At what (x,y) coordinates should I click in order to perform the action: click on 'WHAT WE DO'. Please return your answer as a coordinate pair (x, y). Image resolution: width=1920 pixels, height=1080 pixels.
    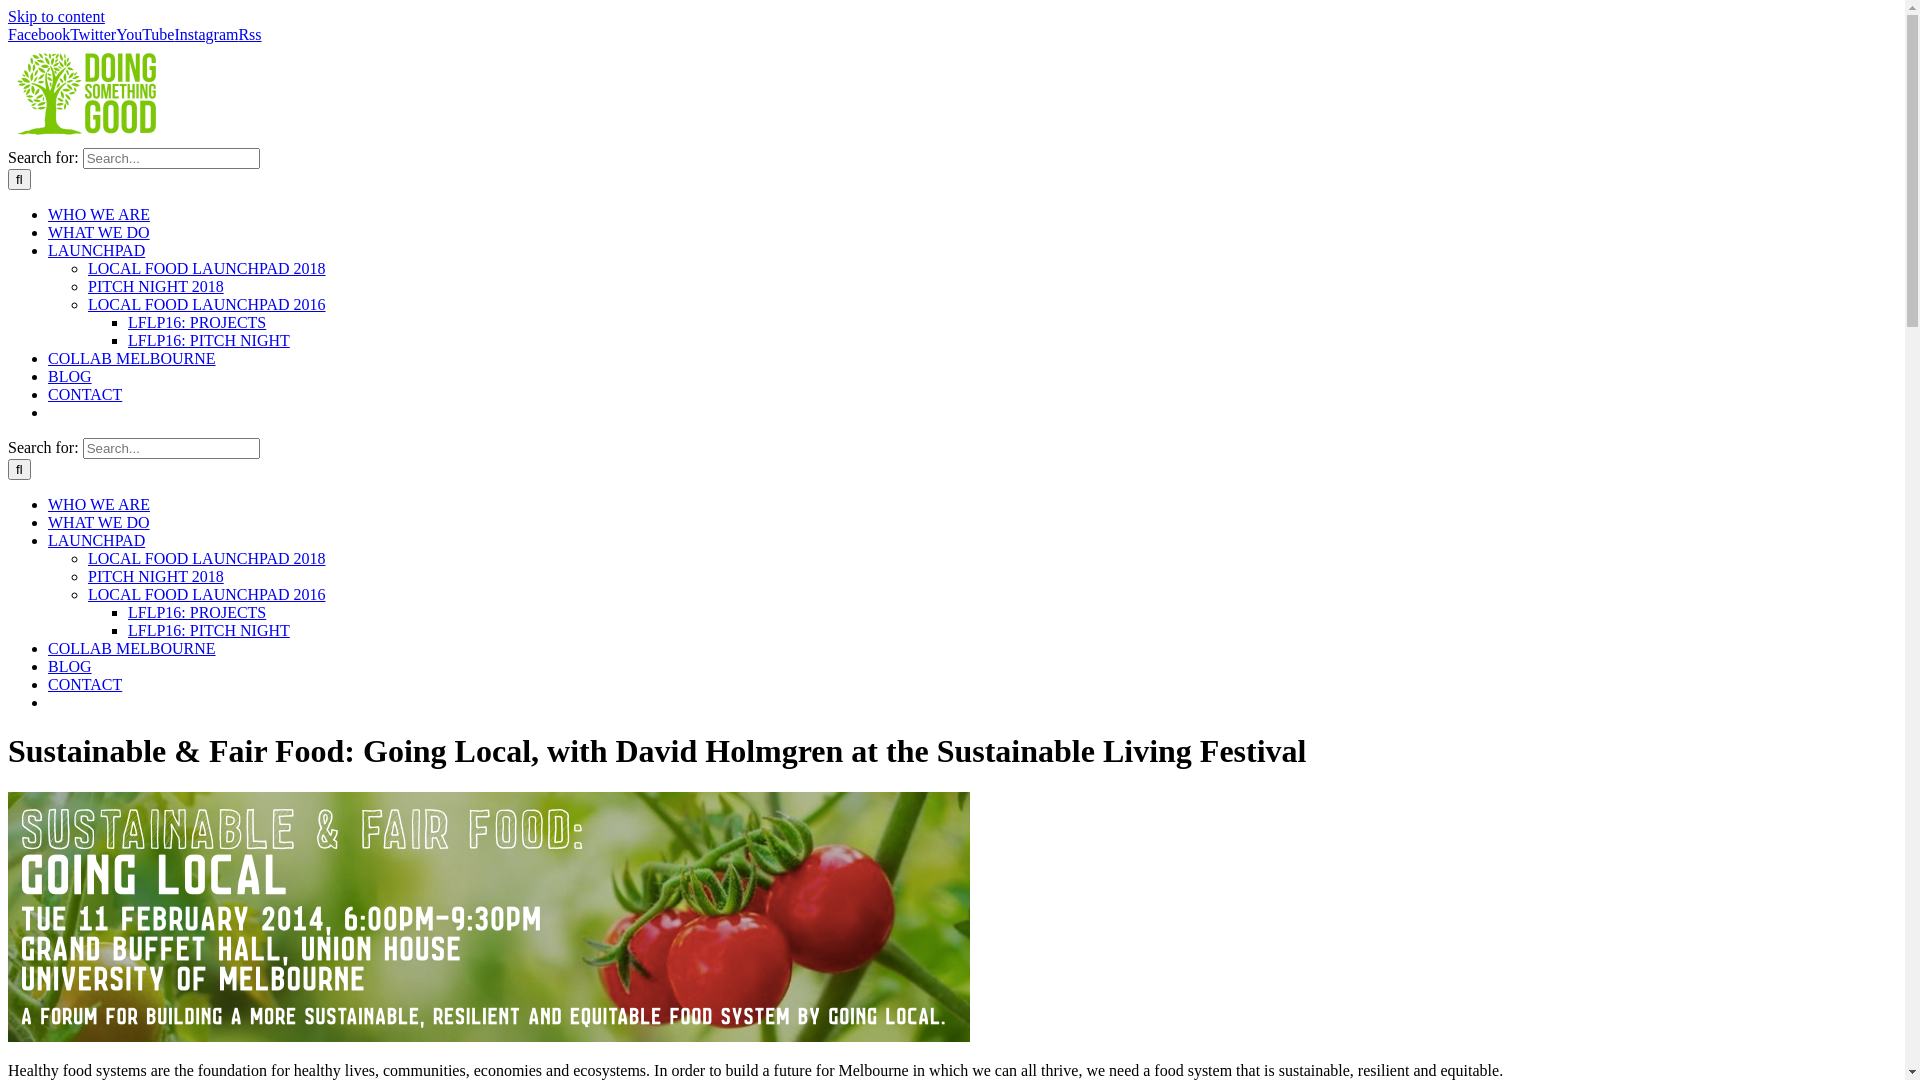
    Looking at the image, I should click on (48, 231).